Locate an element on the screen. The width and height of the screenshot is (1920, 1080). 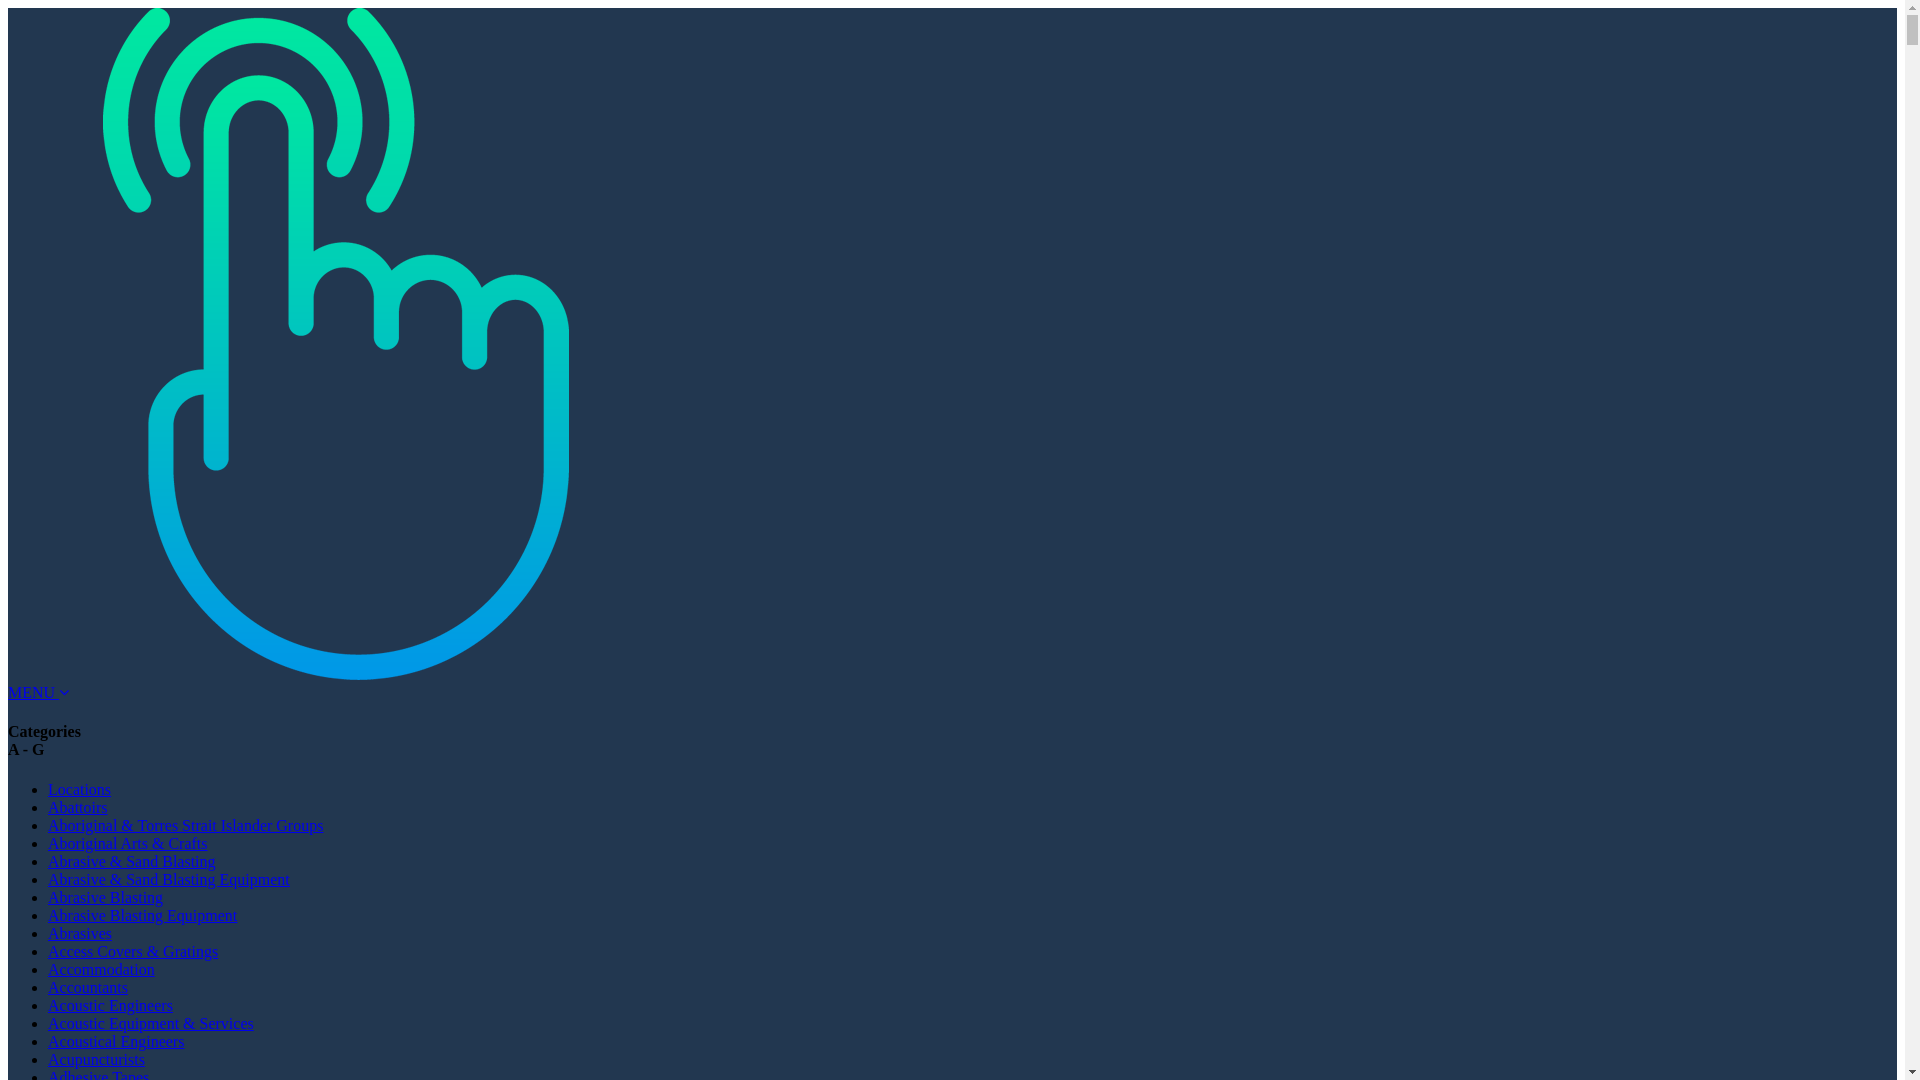
'Abrasive Blasting' is located at coordinates (48, 896).